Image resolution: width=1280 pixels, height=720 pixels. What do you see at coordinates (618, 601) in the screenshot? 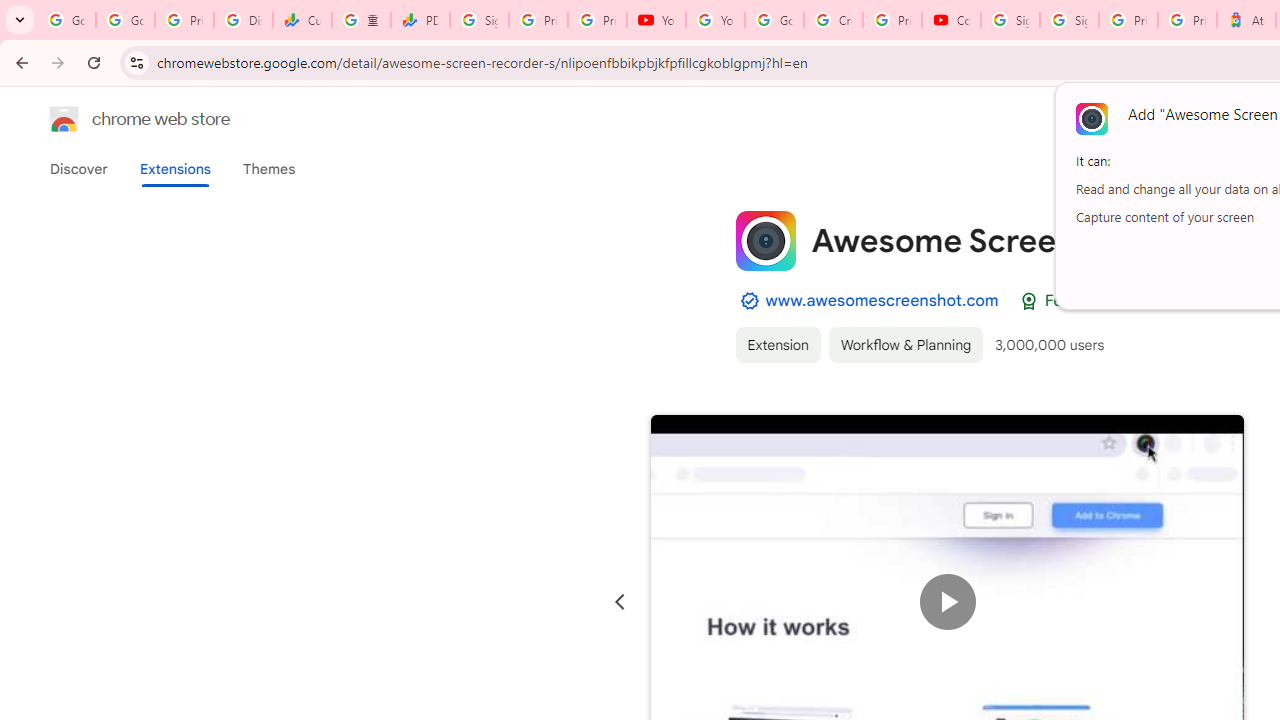
I see `'Previous slide'` at bounding box center [618, 601].